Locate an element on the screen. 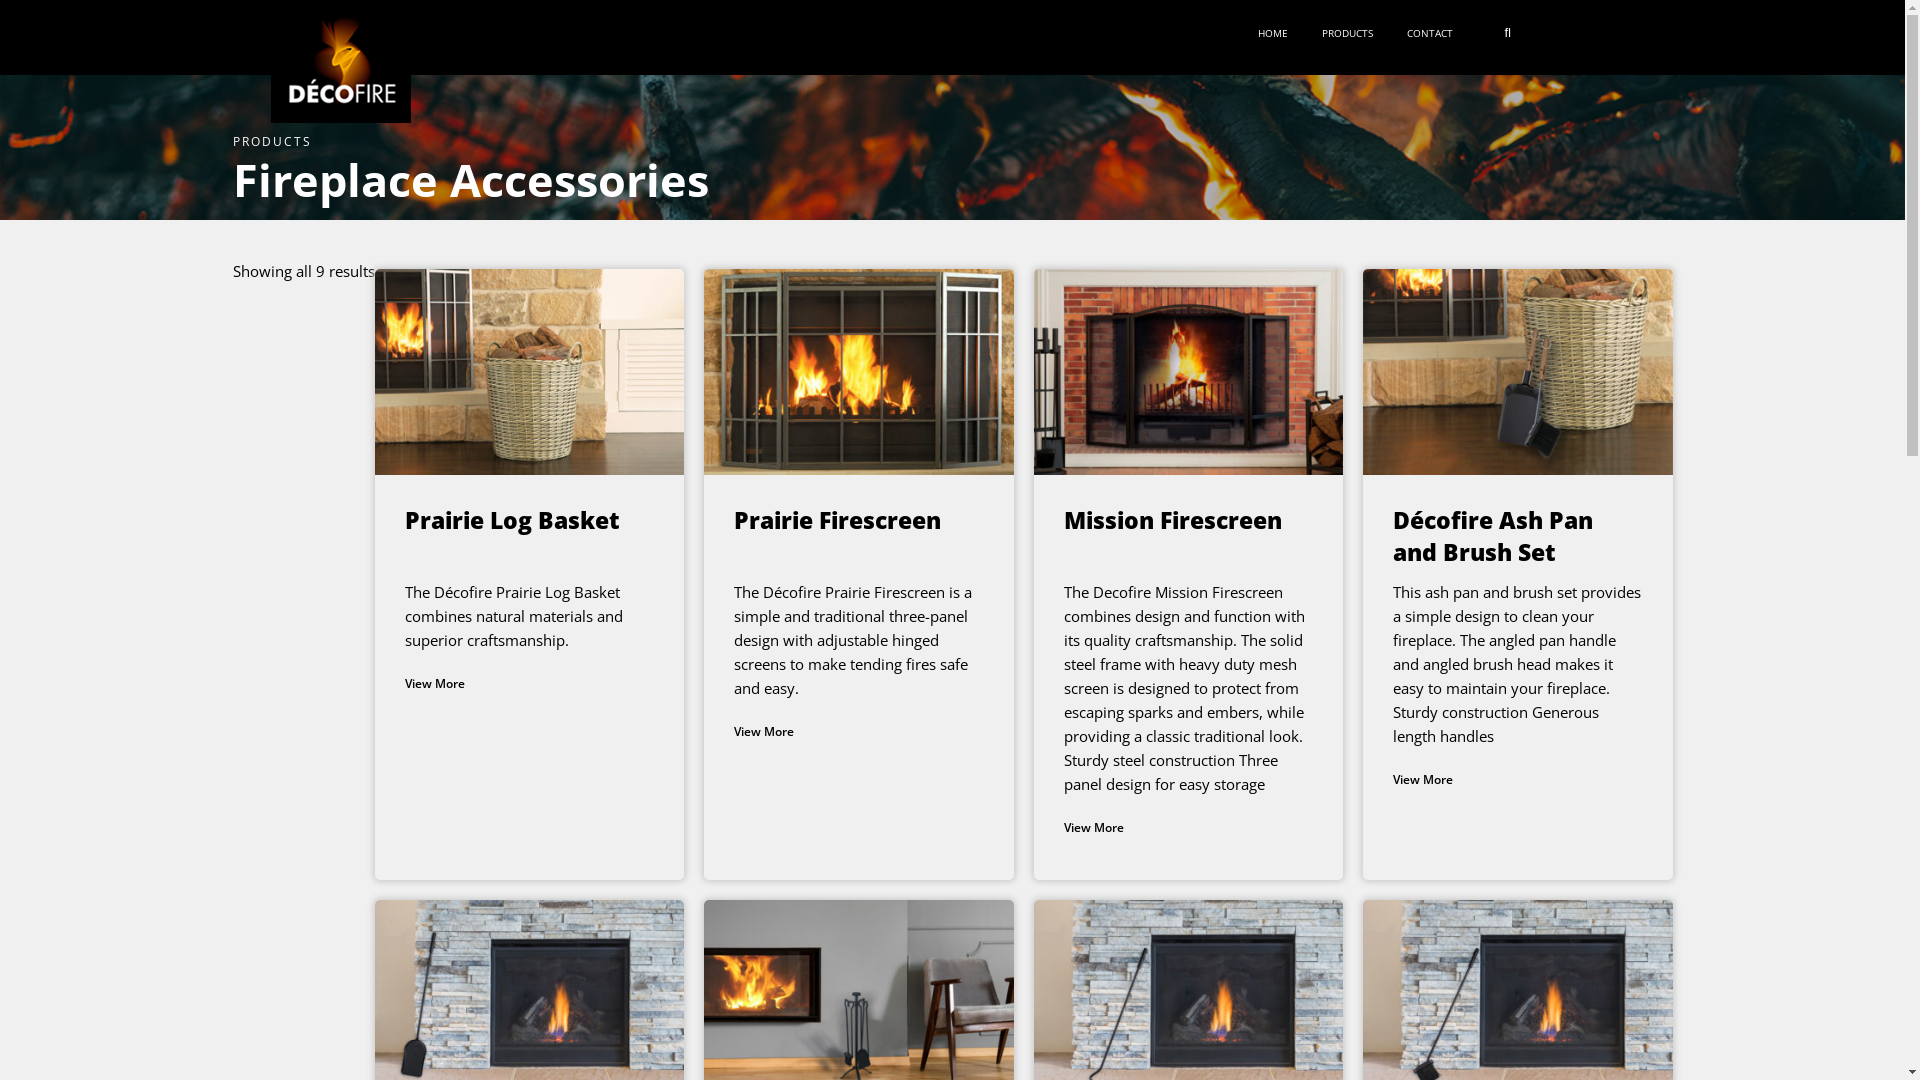  'PRODUCTS' is located at coordinates (1352, 33).